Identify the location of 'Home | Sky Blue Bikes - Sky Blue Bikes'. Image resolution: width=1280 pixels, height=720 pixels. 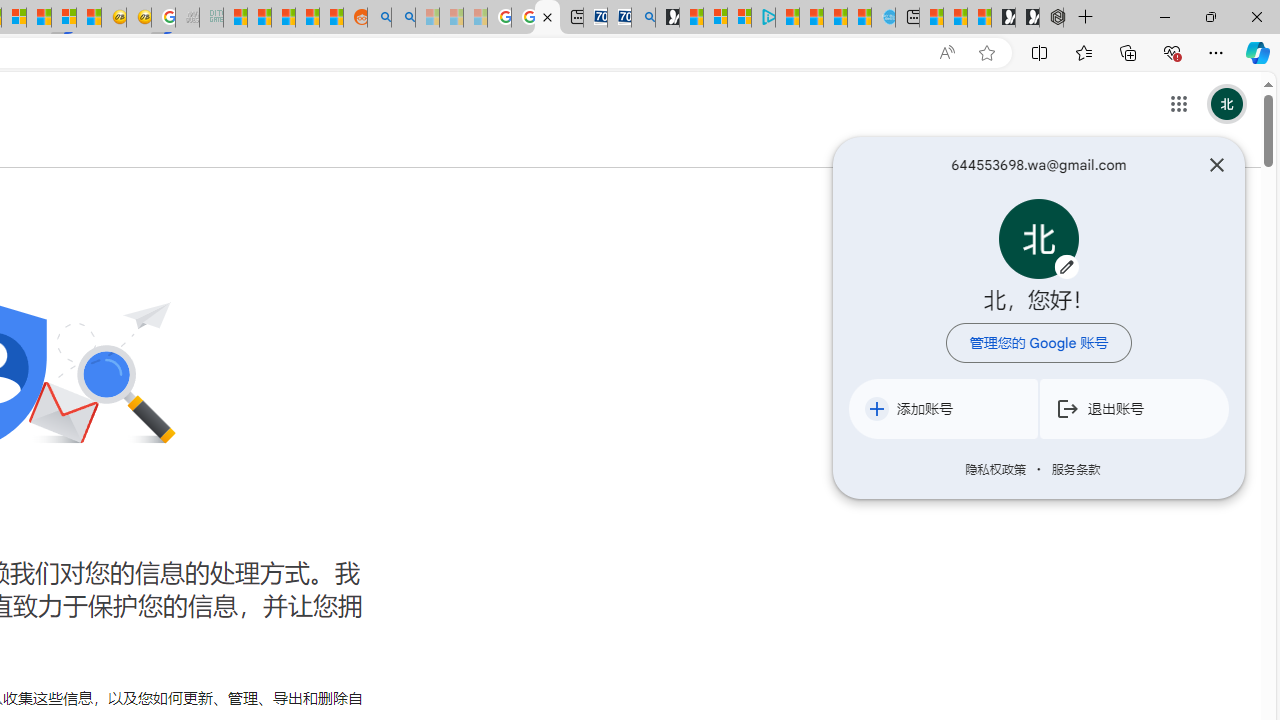
(882, 17).